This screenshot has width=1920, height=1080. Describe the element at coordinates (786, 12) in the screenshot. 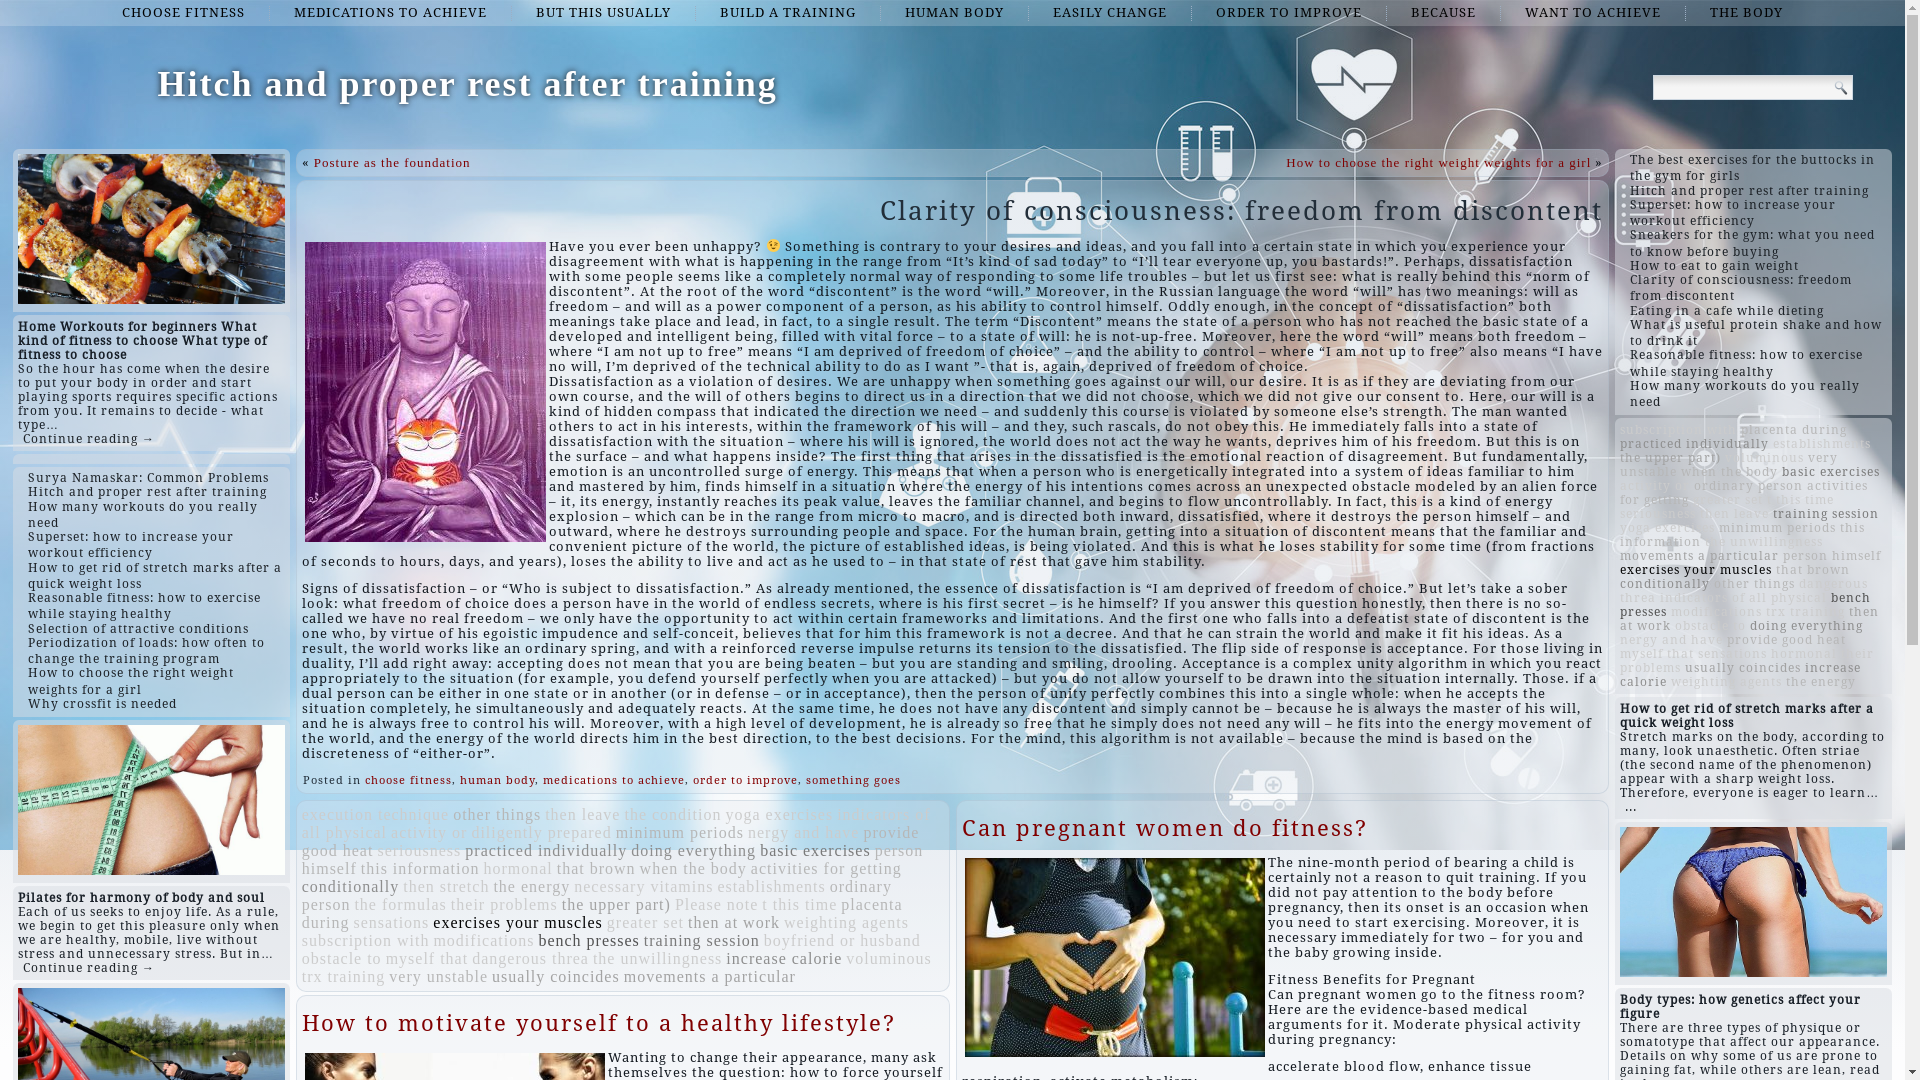

I see `'BUILD A TRAINING'` at that location.